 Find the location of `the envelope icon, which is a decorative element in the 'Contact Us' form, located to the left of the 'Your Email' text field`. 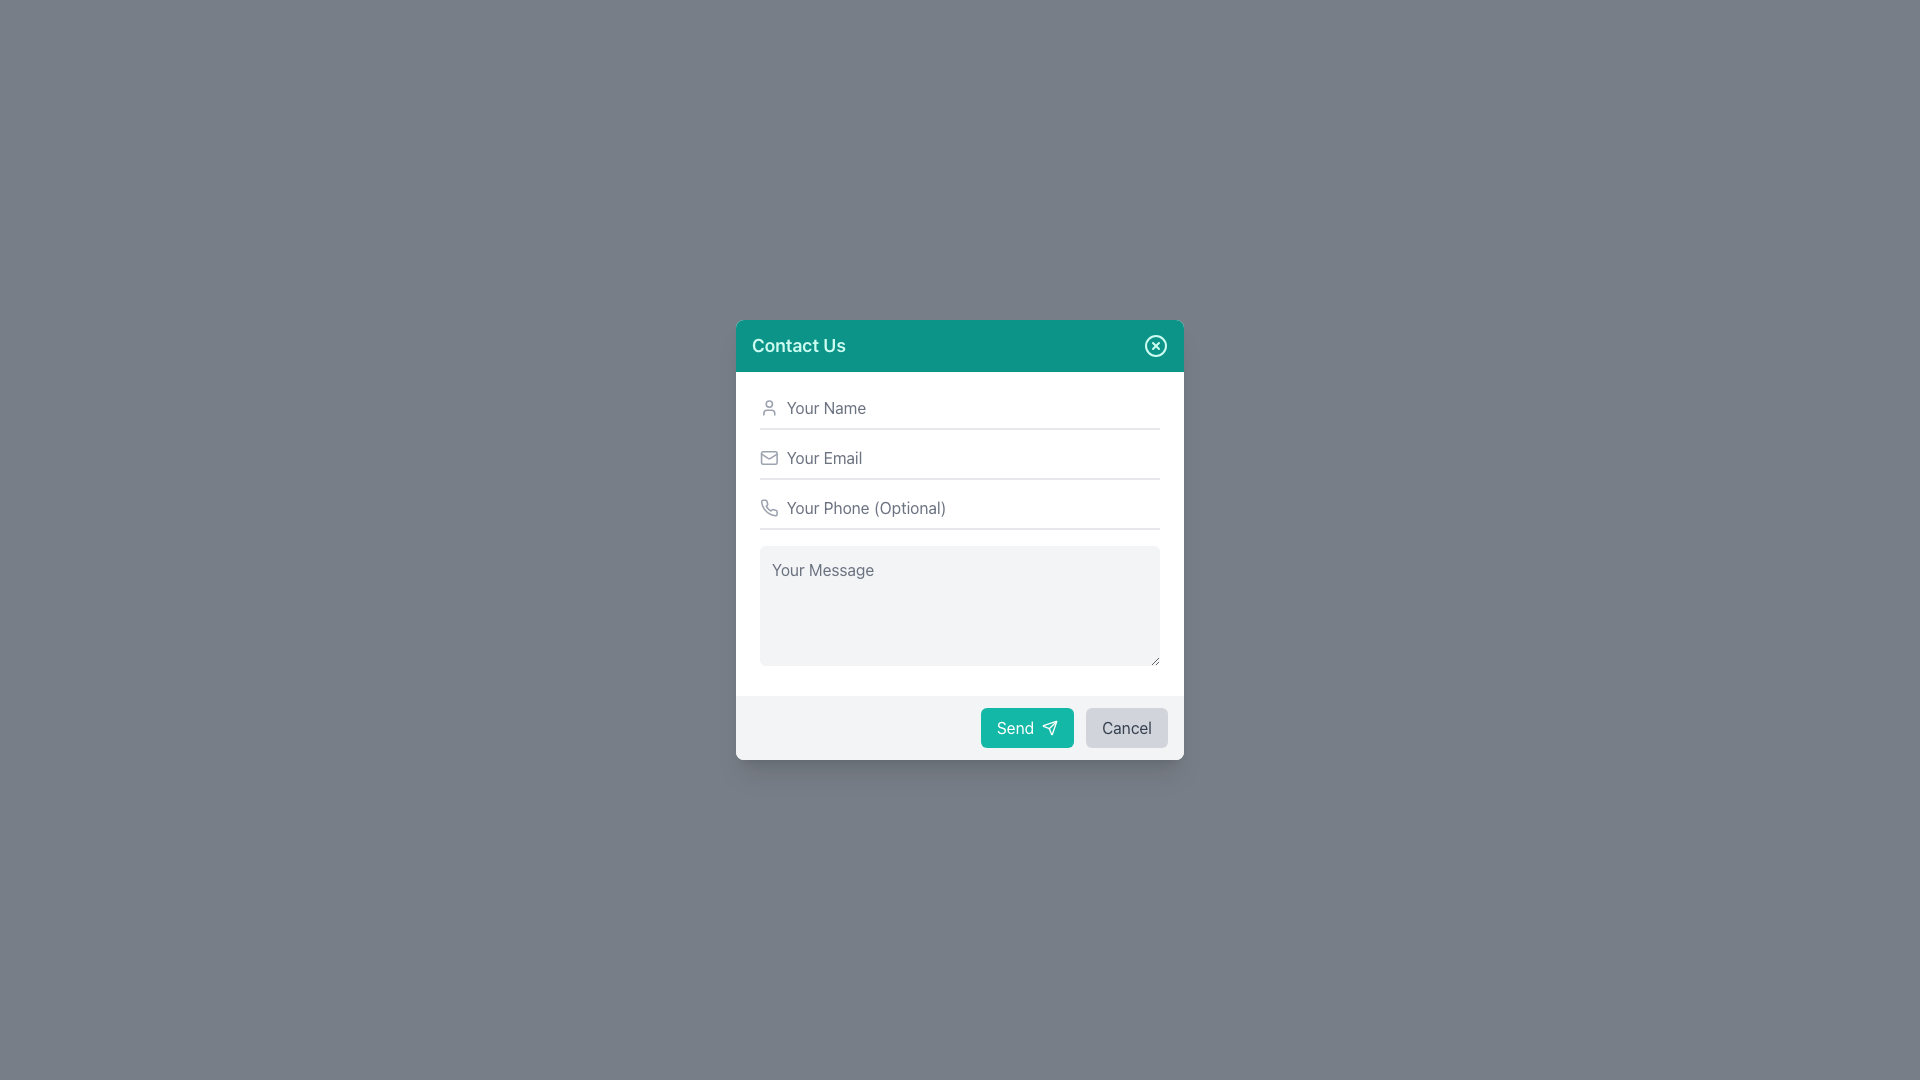

the envelope icon, which is a decorative element in the 'Contact Us' form, located to the left of the 'Your Email' text field is located at coordinates (768, 458).